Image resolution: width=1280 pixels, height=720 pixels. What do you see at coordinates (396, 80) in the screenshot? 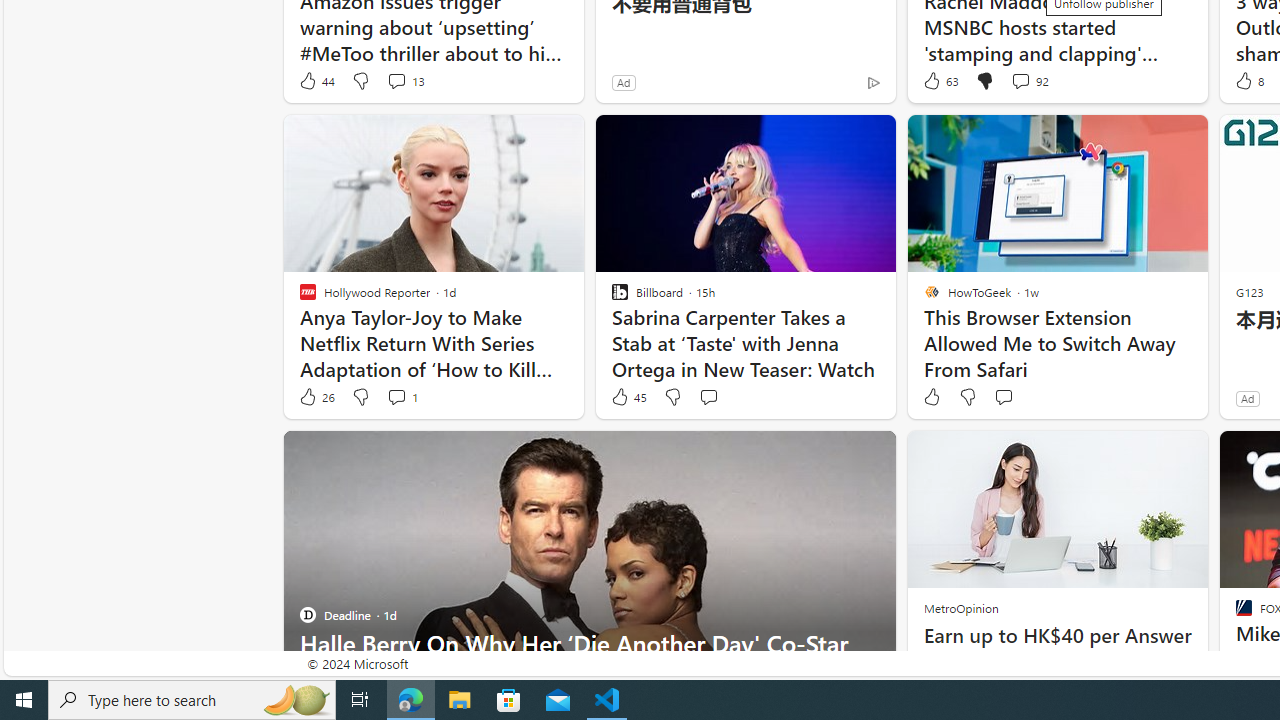
I see `'View comments 13 Comment'` at bounding box center [396, 80].